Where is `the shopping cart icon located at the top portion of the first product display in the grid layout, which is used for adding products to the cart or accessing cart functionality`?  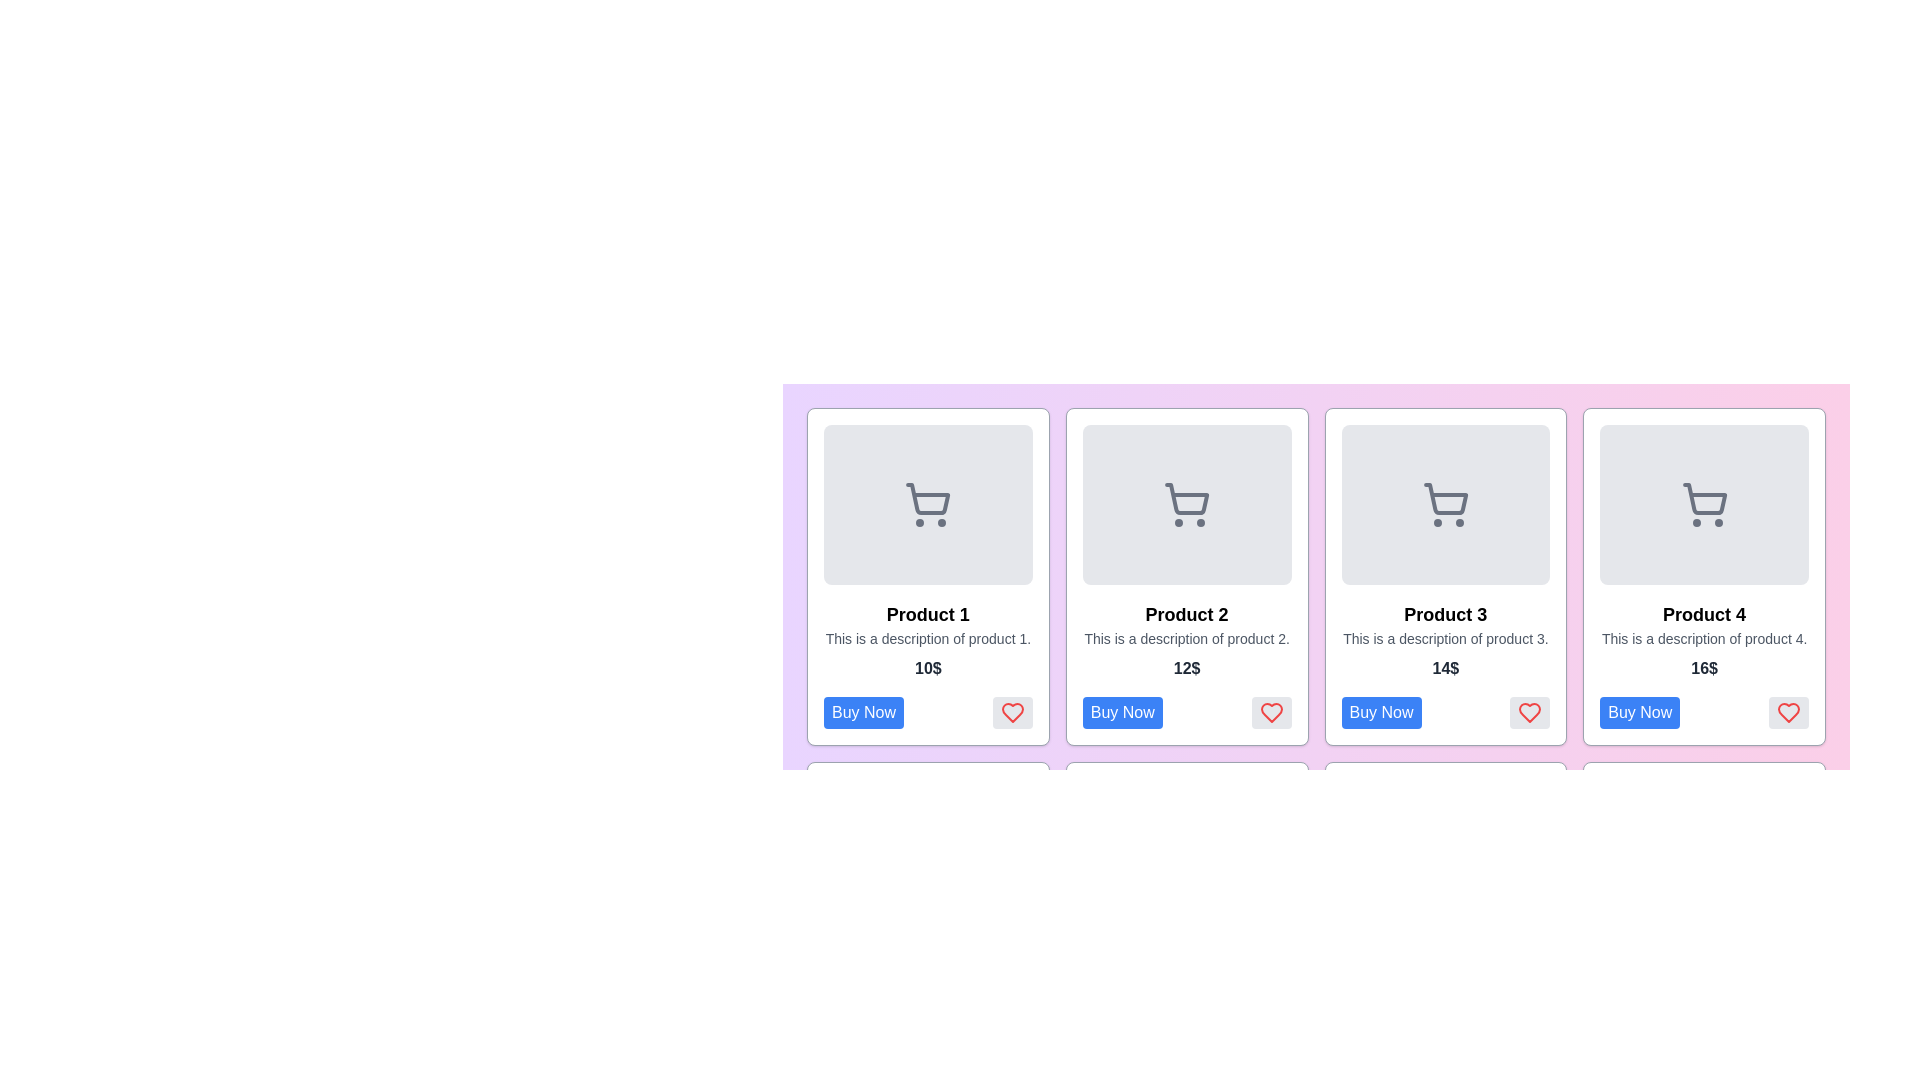
the shopping cart icon located at the top portion of the first product display in the grid layout, which is used for adding products to the cart or accessing cart functionality is located at coordinates (927, 504).